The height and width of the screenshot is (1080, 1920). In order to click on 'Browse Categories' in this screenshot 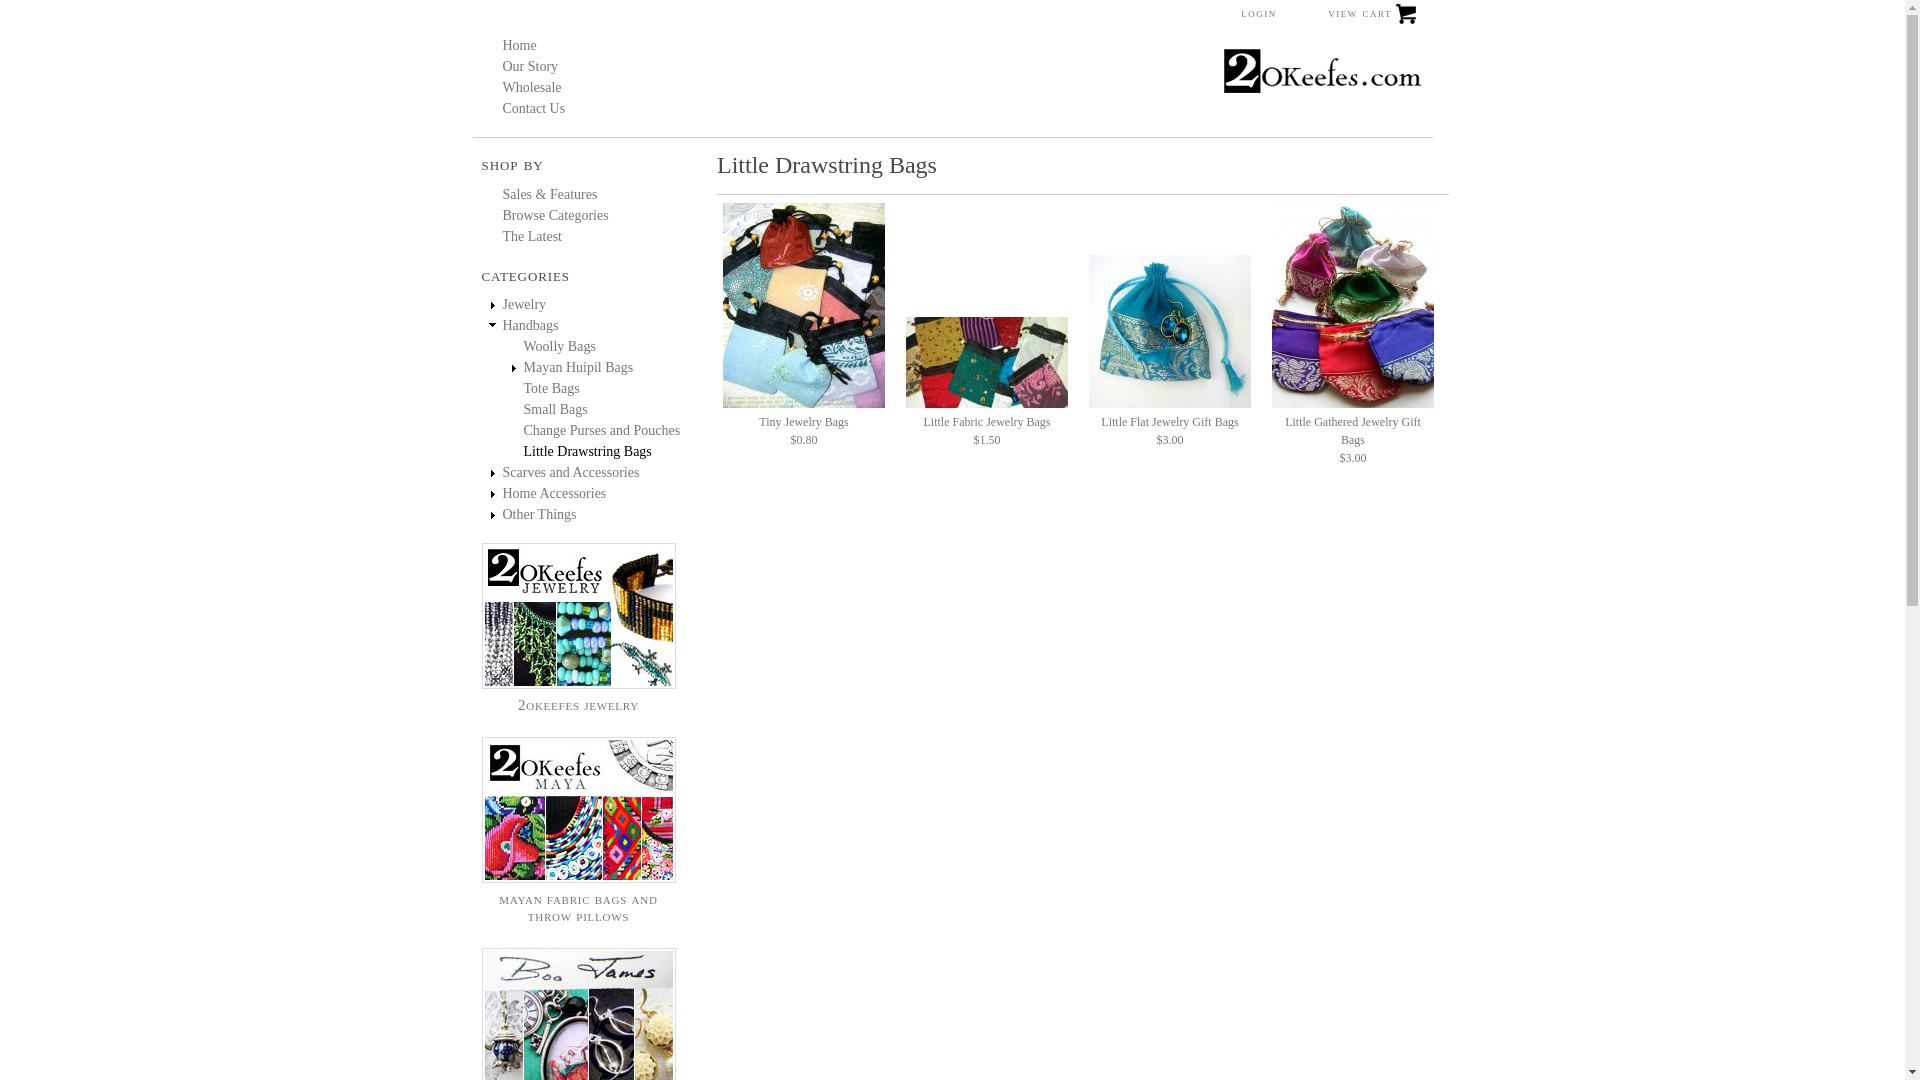, I will do `click(555, 215)`.